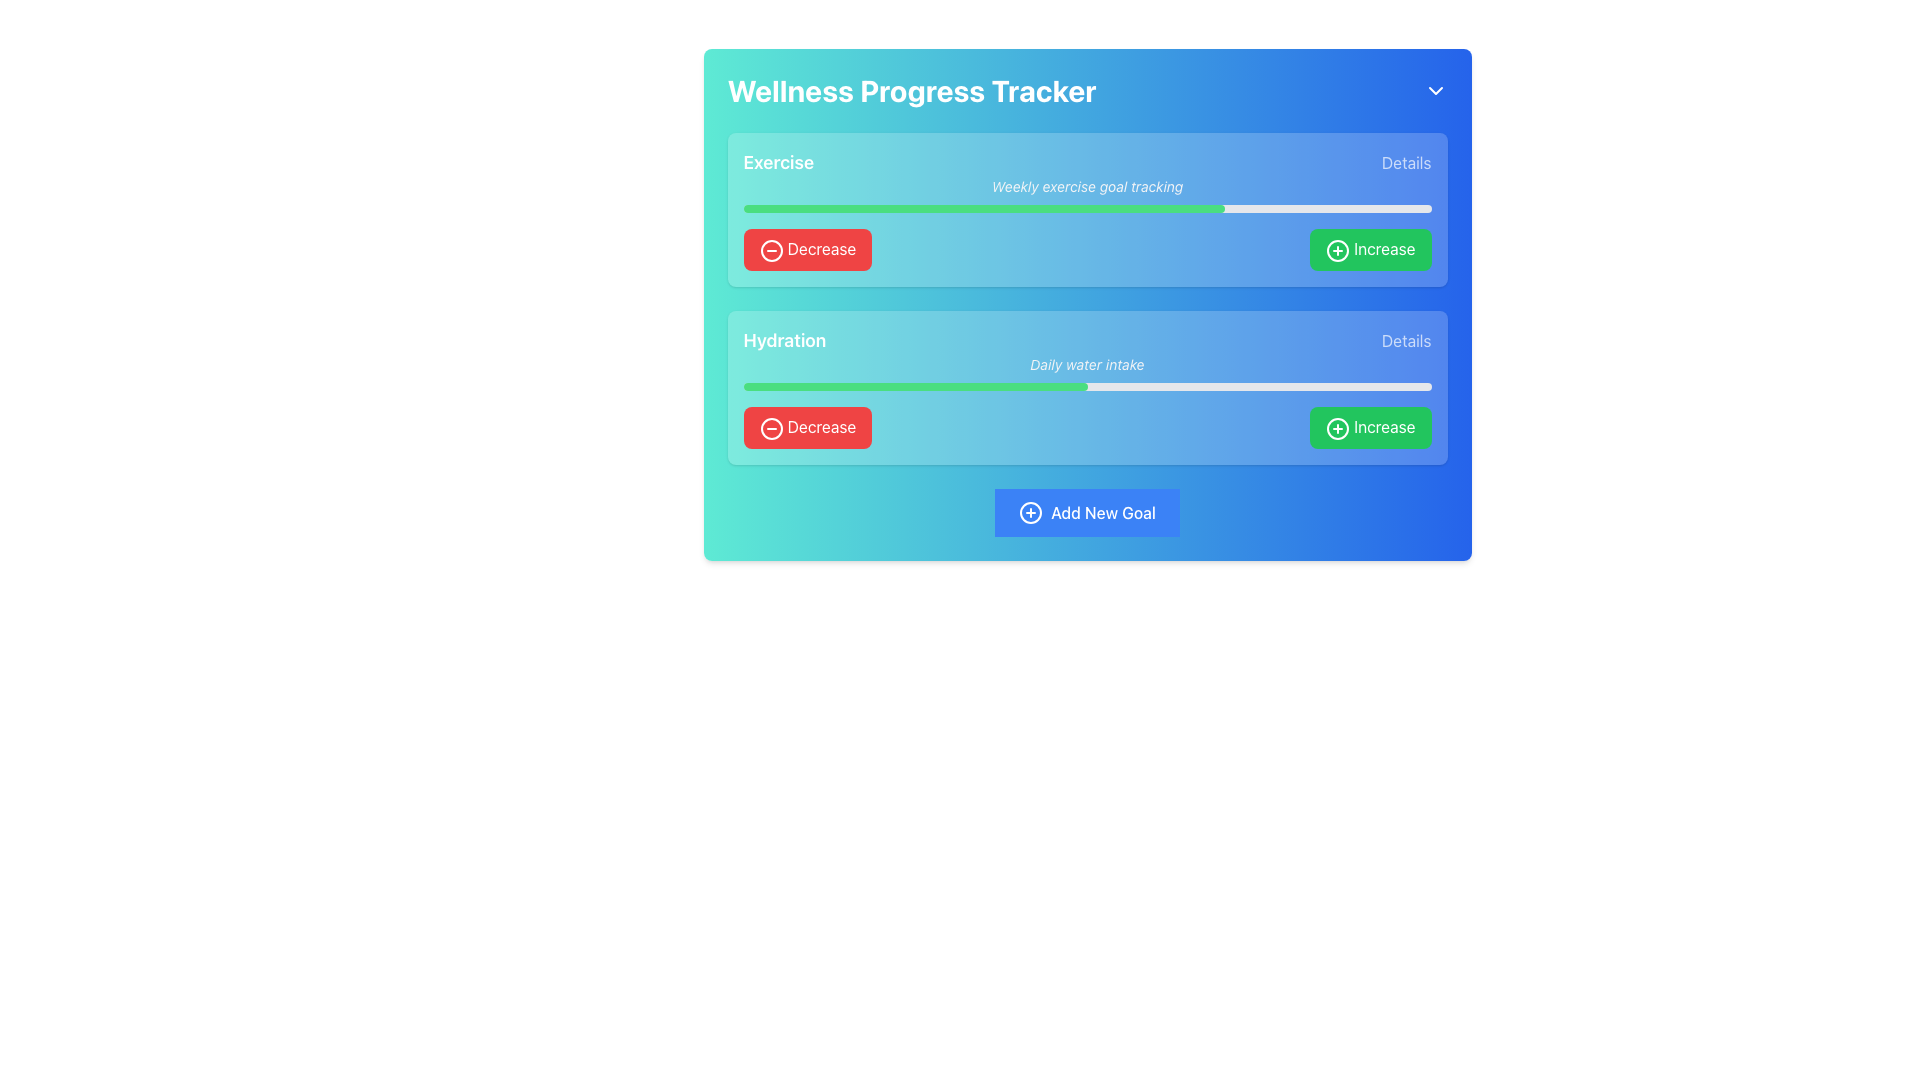 The image size is (1920, 1080). Describe the element at coordinates (1086, 364) in the screenshot. I see `the text label displaying 'Daily water intake' in italic gray font, located below the 'Hydration' header and above the progress bar` at that location.